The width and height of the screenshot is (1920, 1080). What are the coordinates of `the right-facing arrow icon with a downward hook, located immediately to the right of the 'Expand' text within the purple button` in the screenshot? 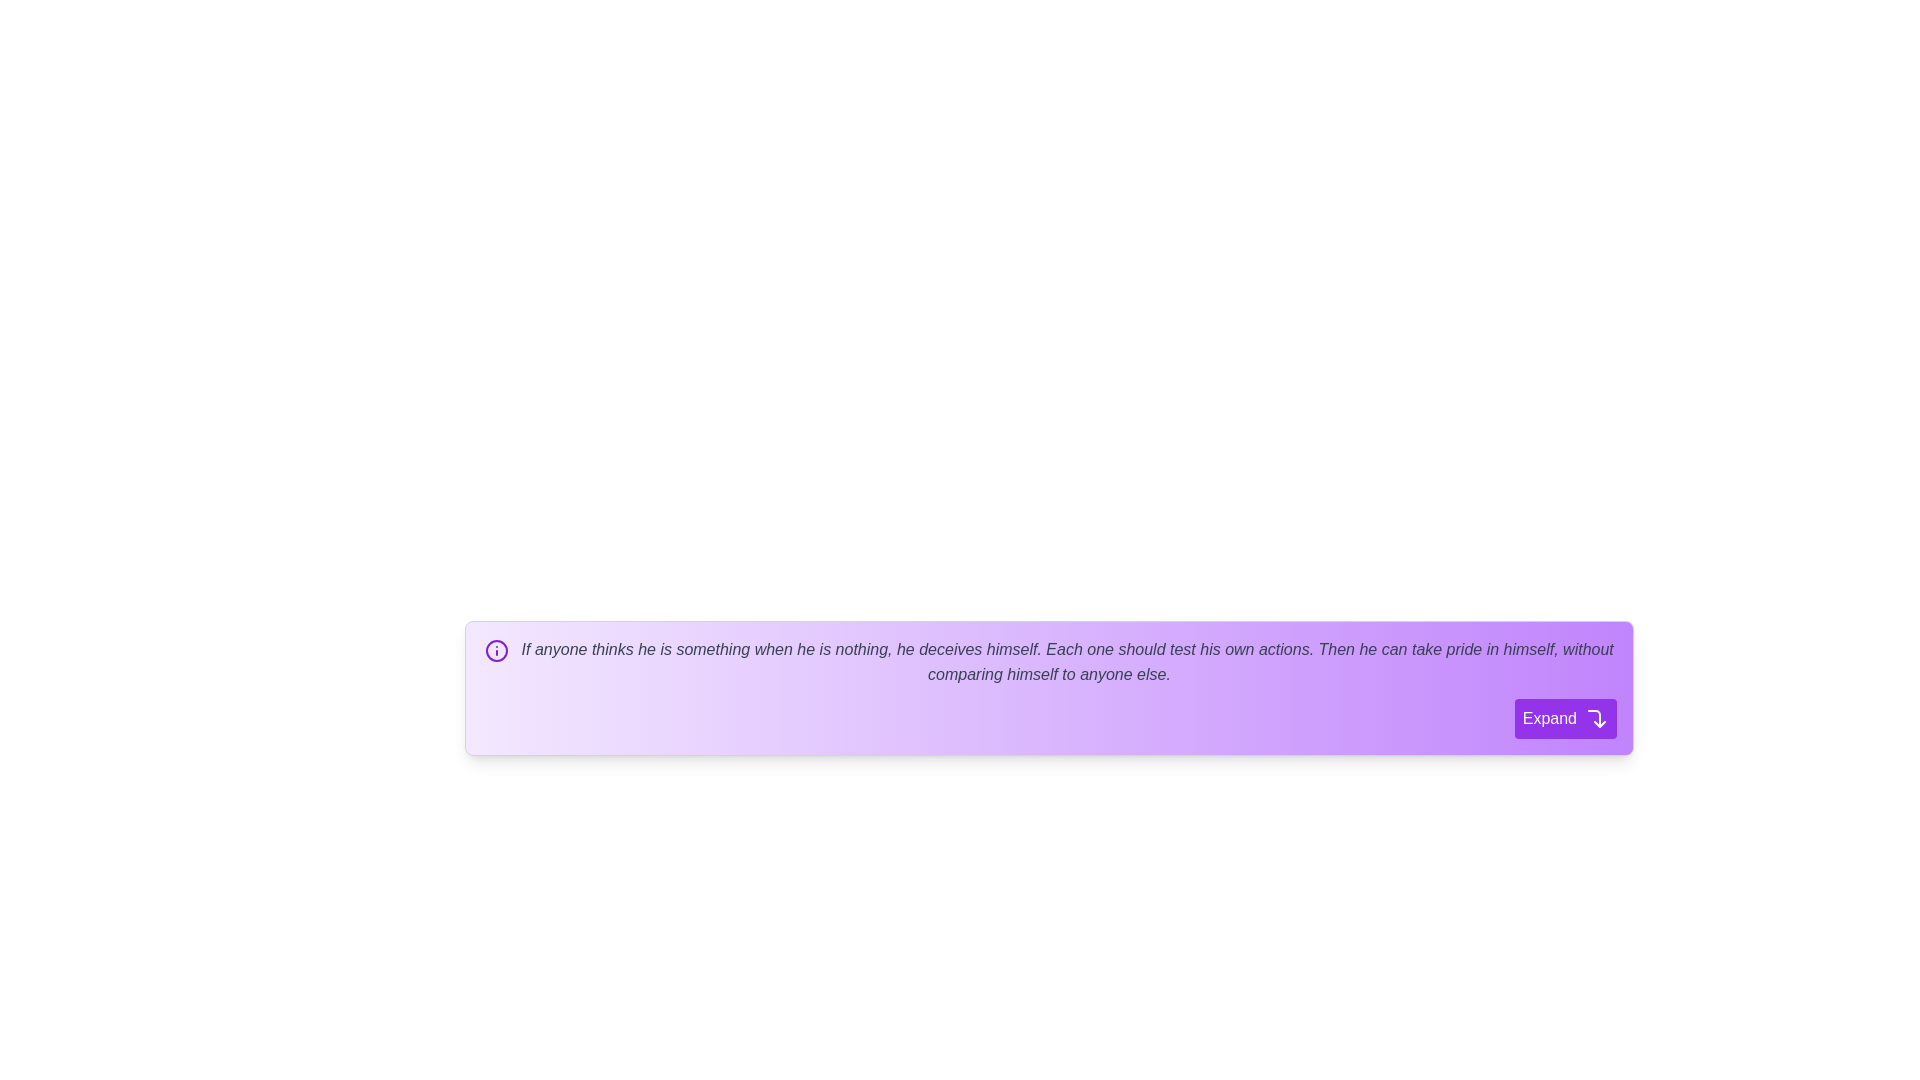 It's located at (1596, 716).